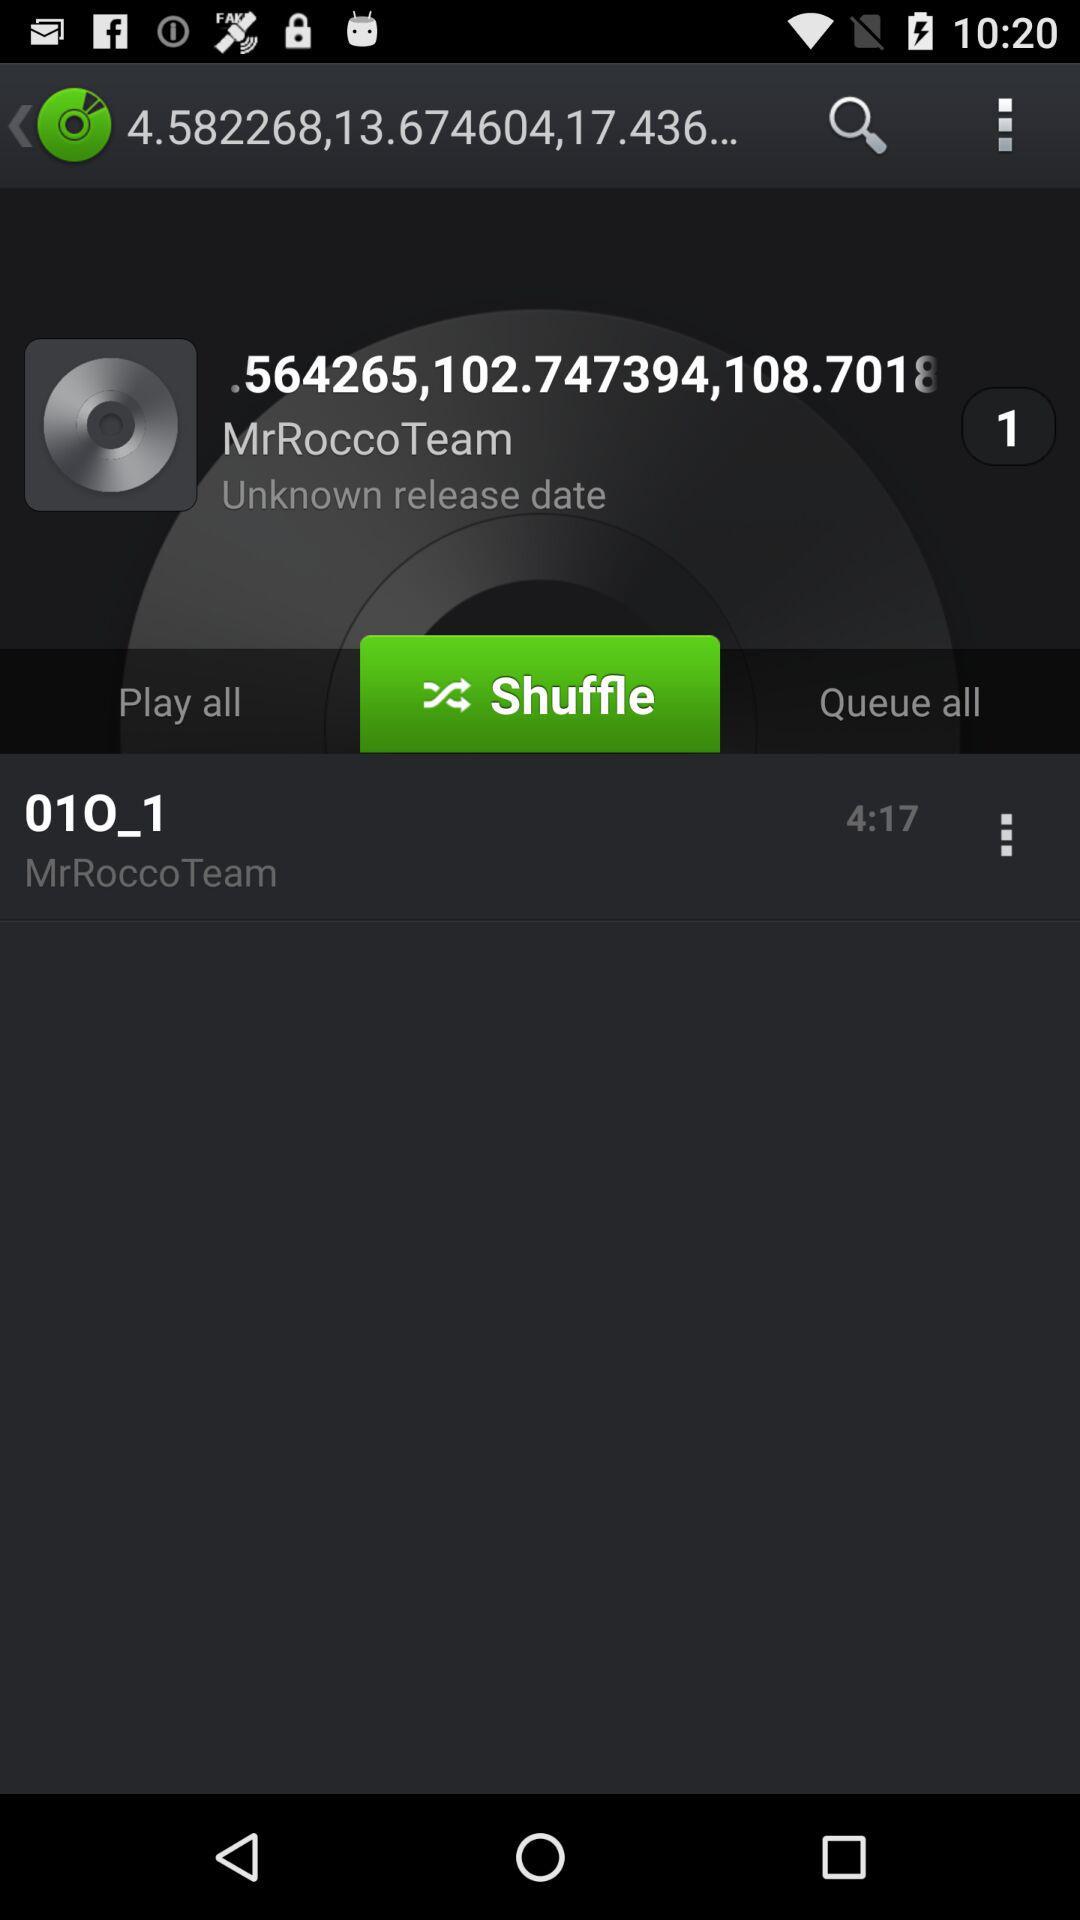 Image resolution: width=1080 pixels, height=1920 pixels. Describe the element at coordinates (898, 701) in the screenshot. I see `the app below 1 icon` at that location.